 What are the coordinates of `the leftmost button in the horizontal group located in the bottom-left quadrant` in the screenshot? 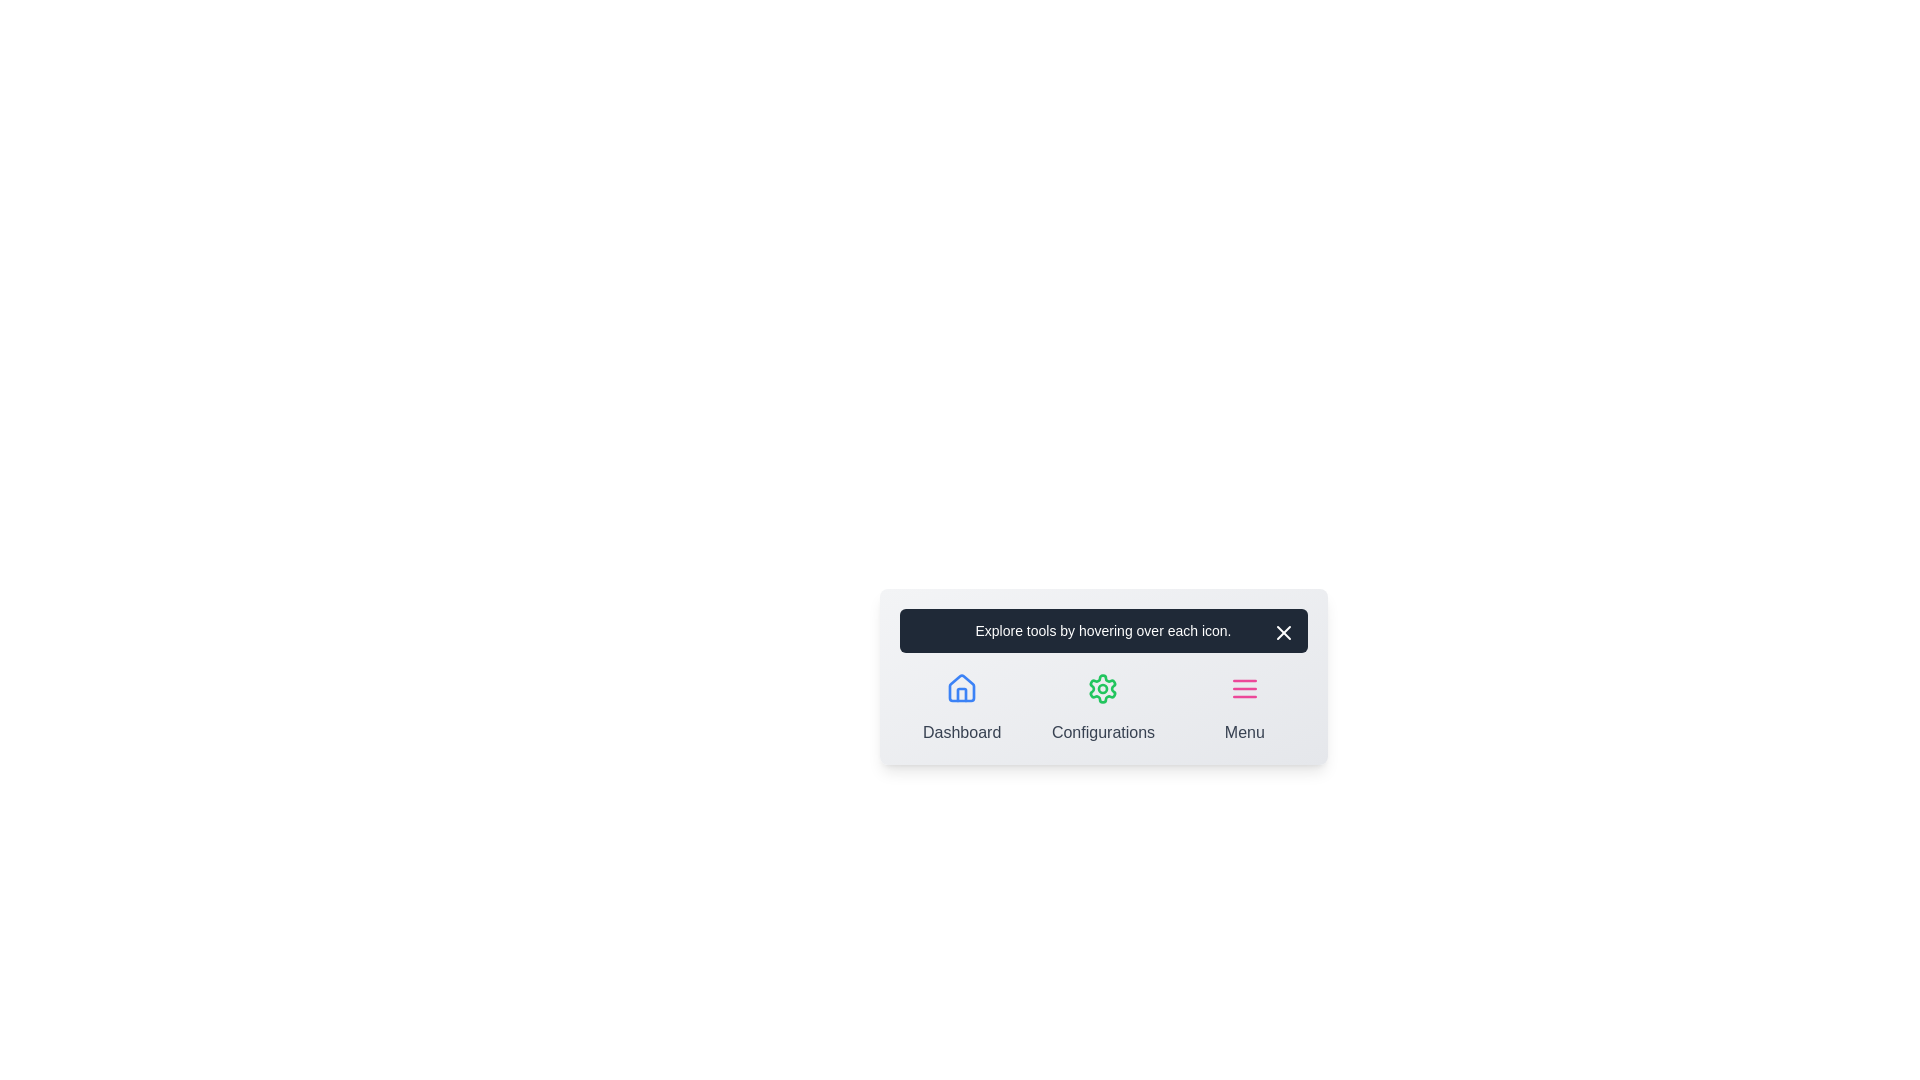 It's located at (962, 688).